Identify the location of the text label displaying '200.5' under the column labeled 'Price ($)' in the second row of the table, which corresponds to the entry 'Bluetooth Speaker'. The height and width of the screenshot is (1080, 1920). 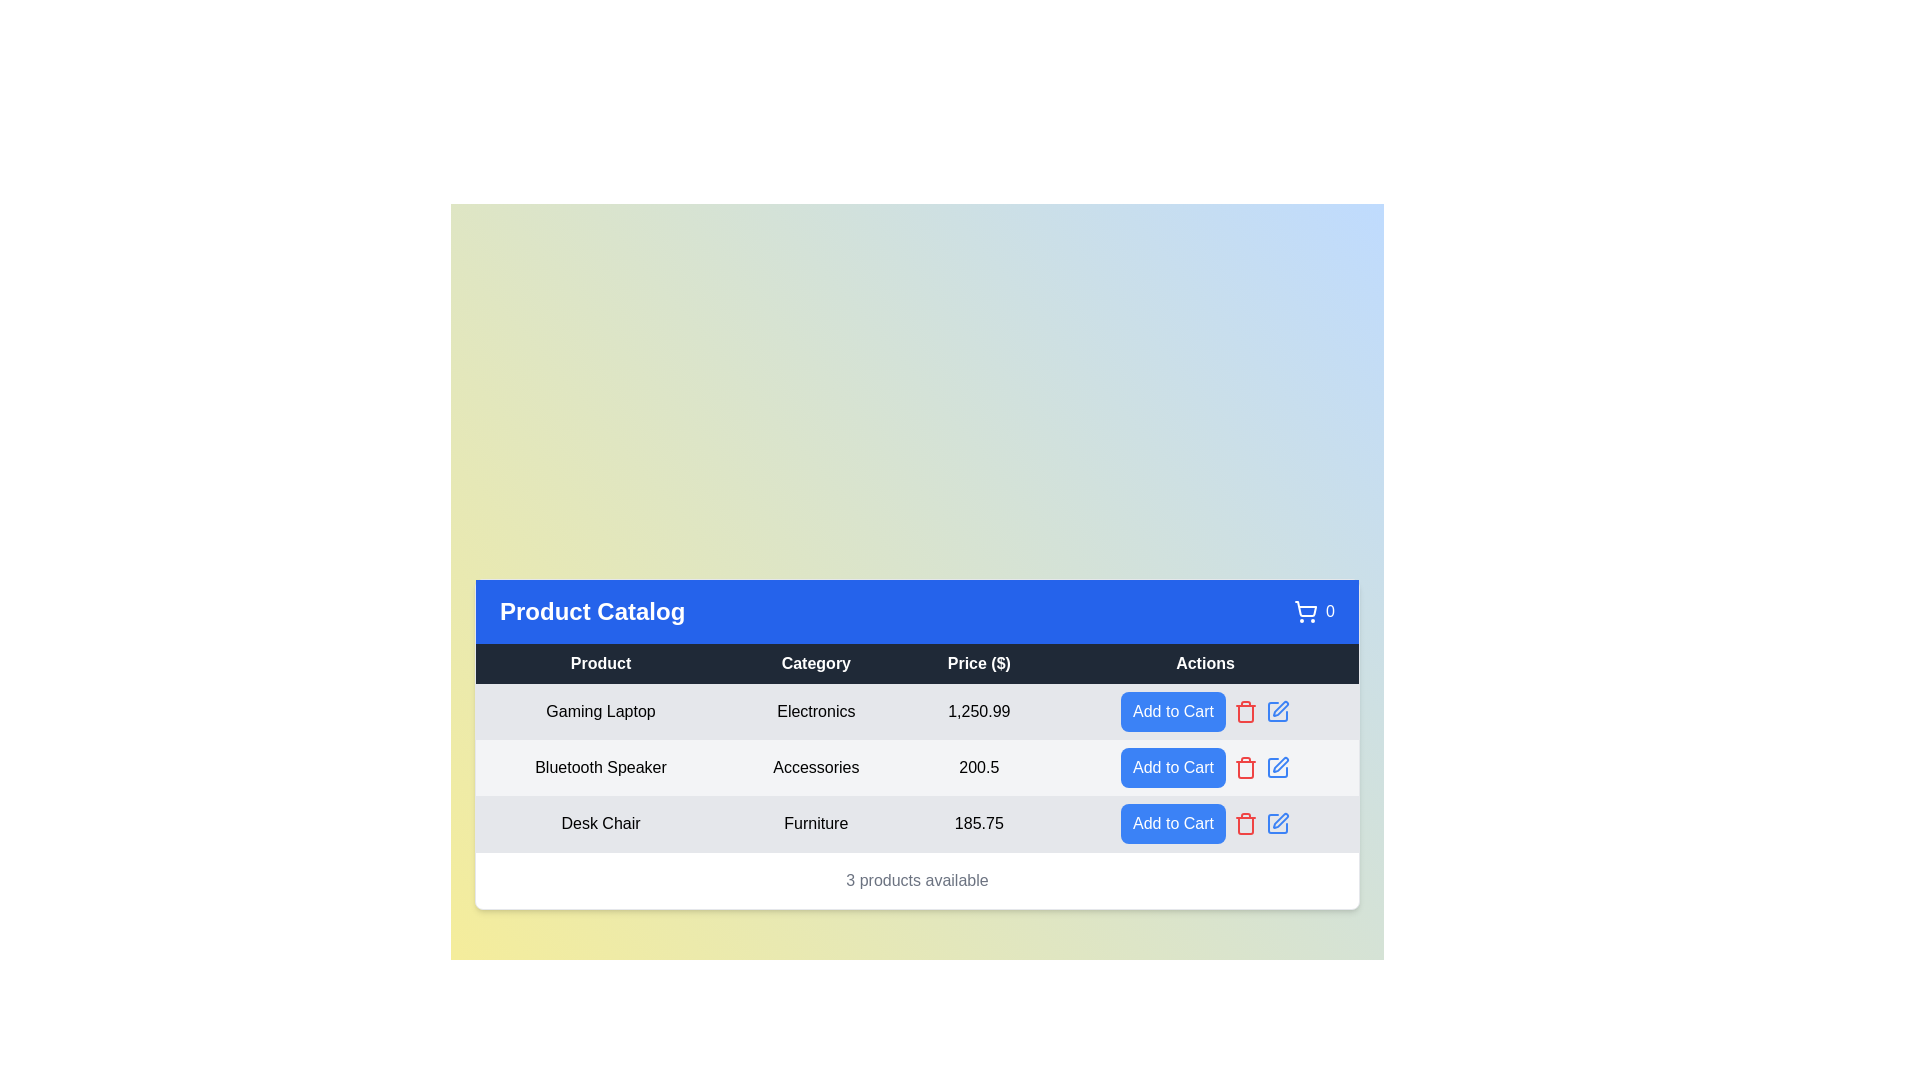
(979, 766).